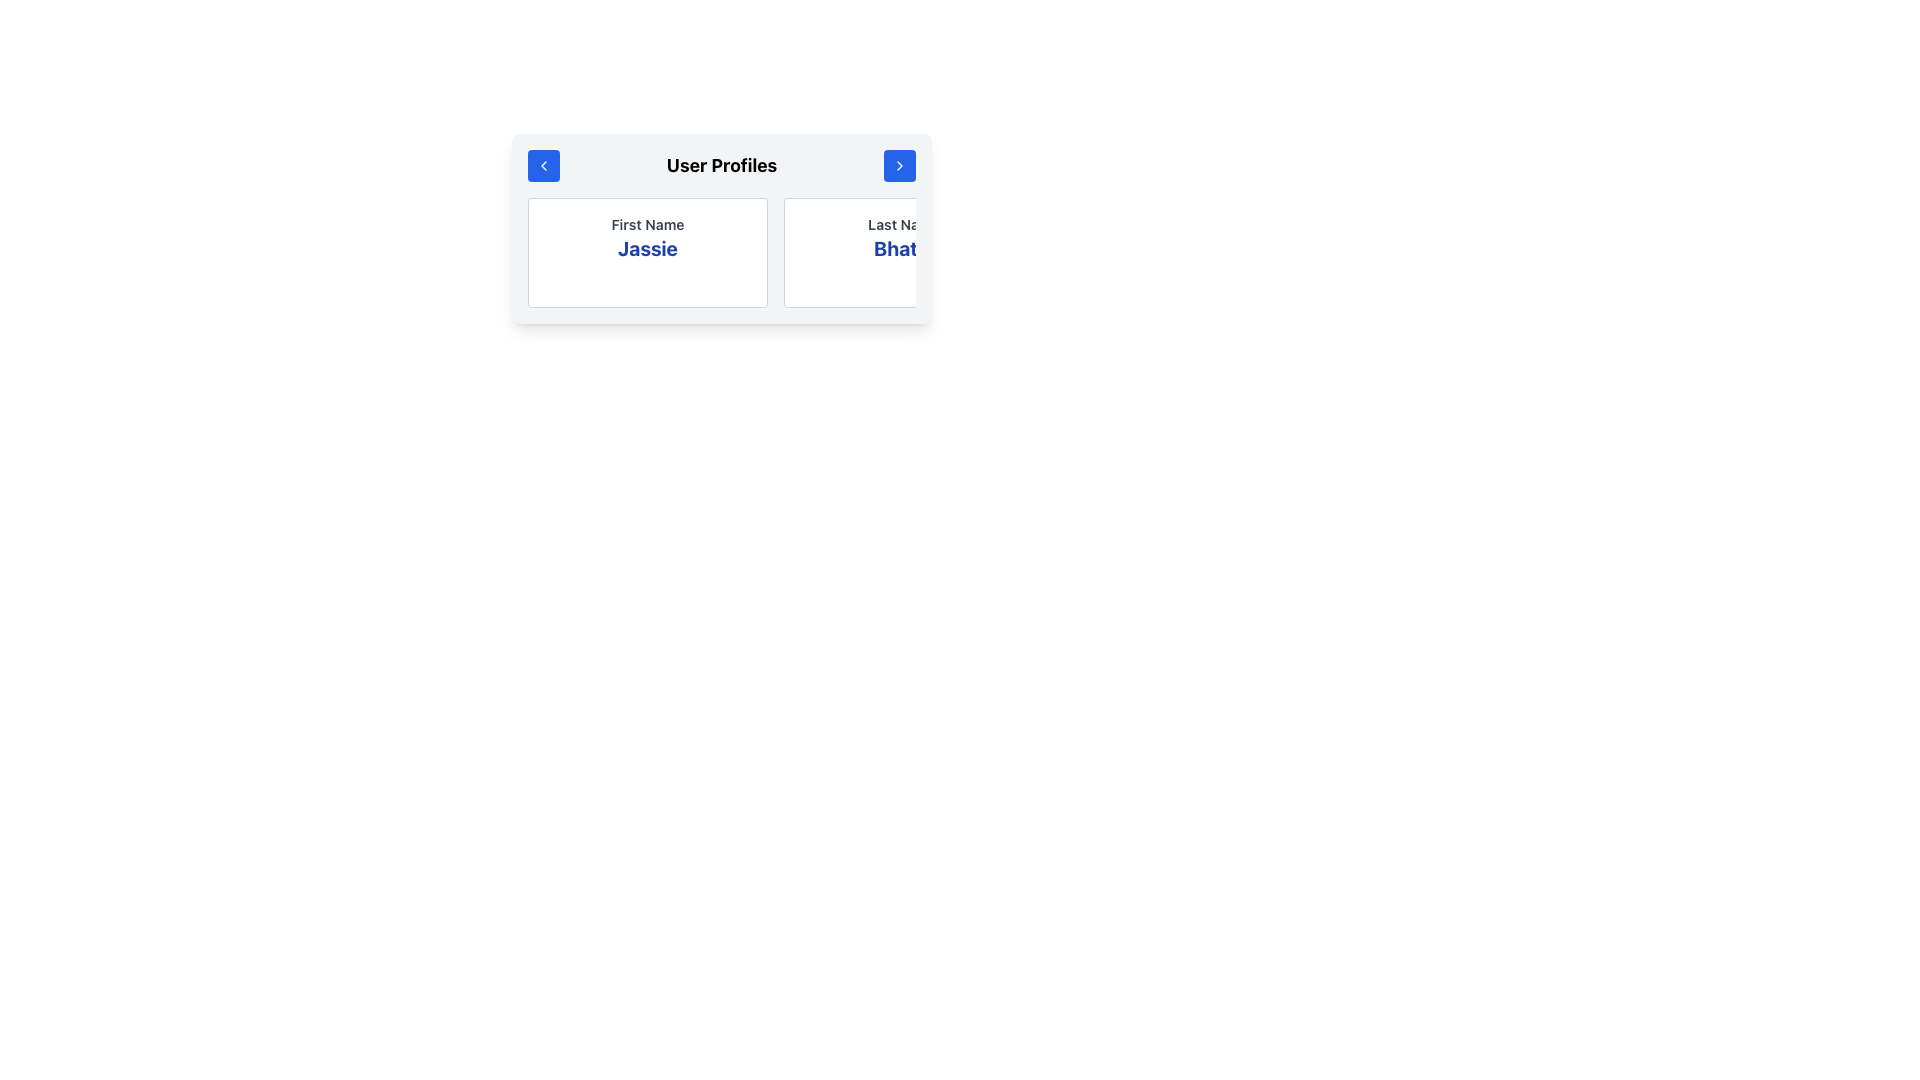  I want to click on the right-pointing arrow icon located within the blue circular button at the top right corner of the 'User Profiles' panel, so click(898, 164).